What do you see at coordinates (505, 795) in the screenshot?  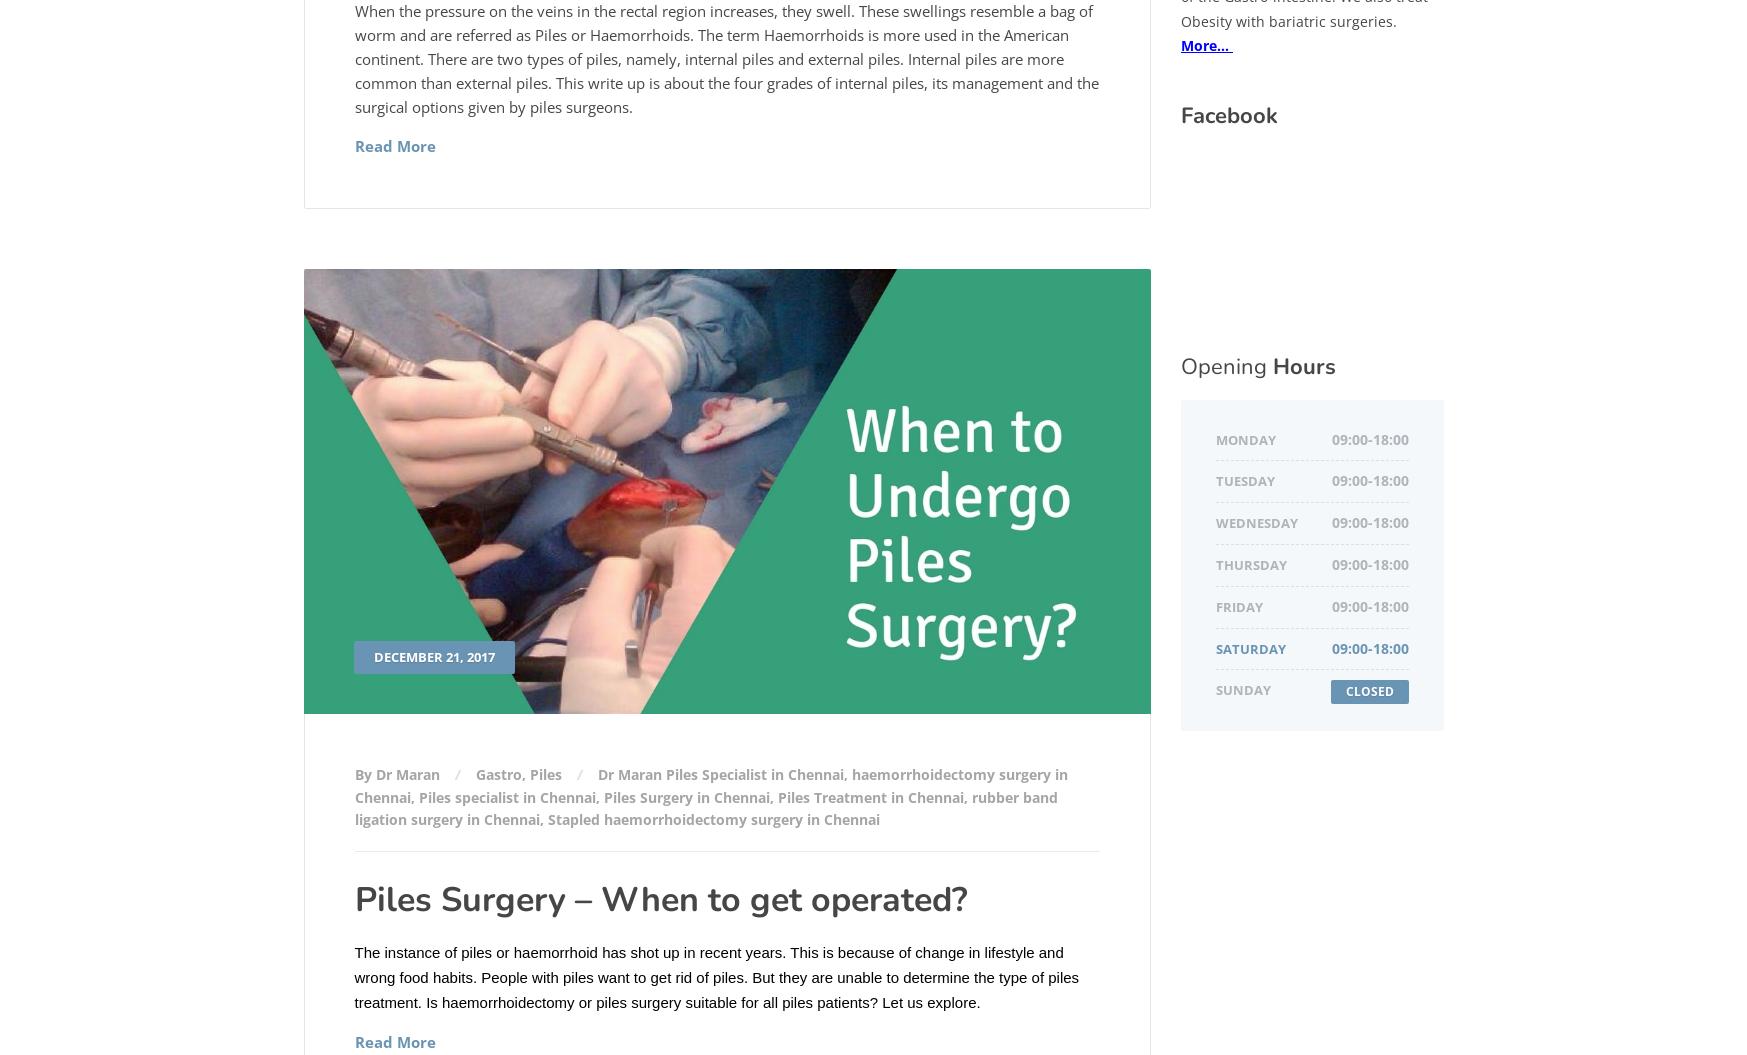 I see `'Piles specialist in Chennai'` at bounding box center [505, 795].